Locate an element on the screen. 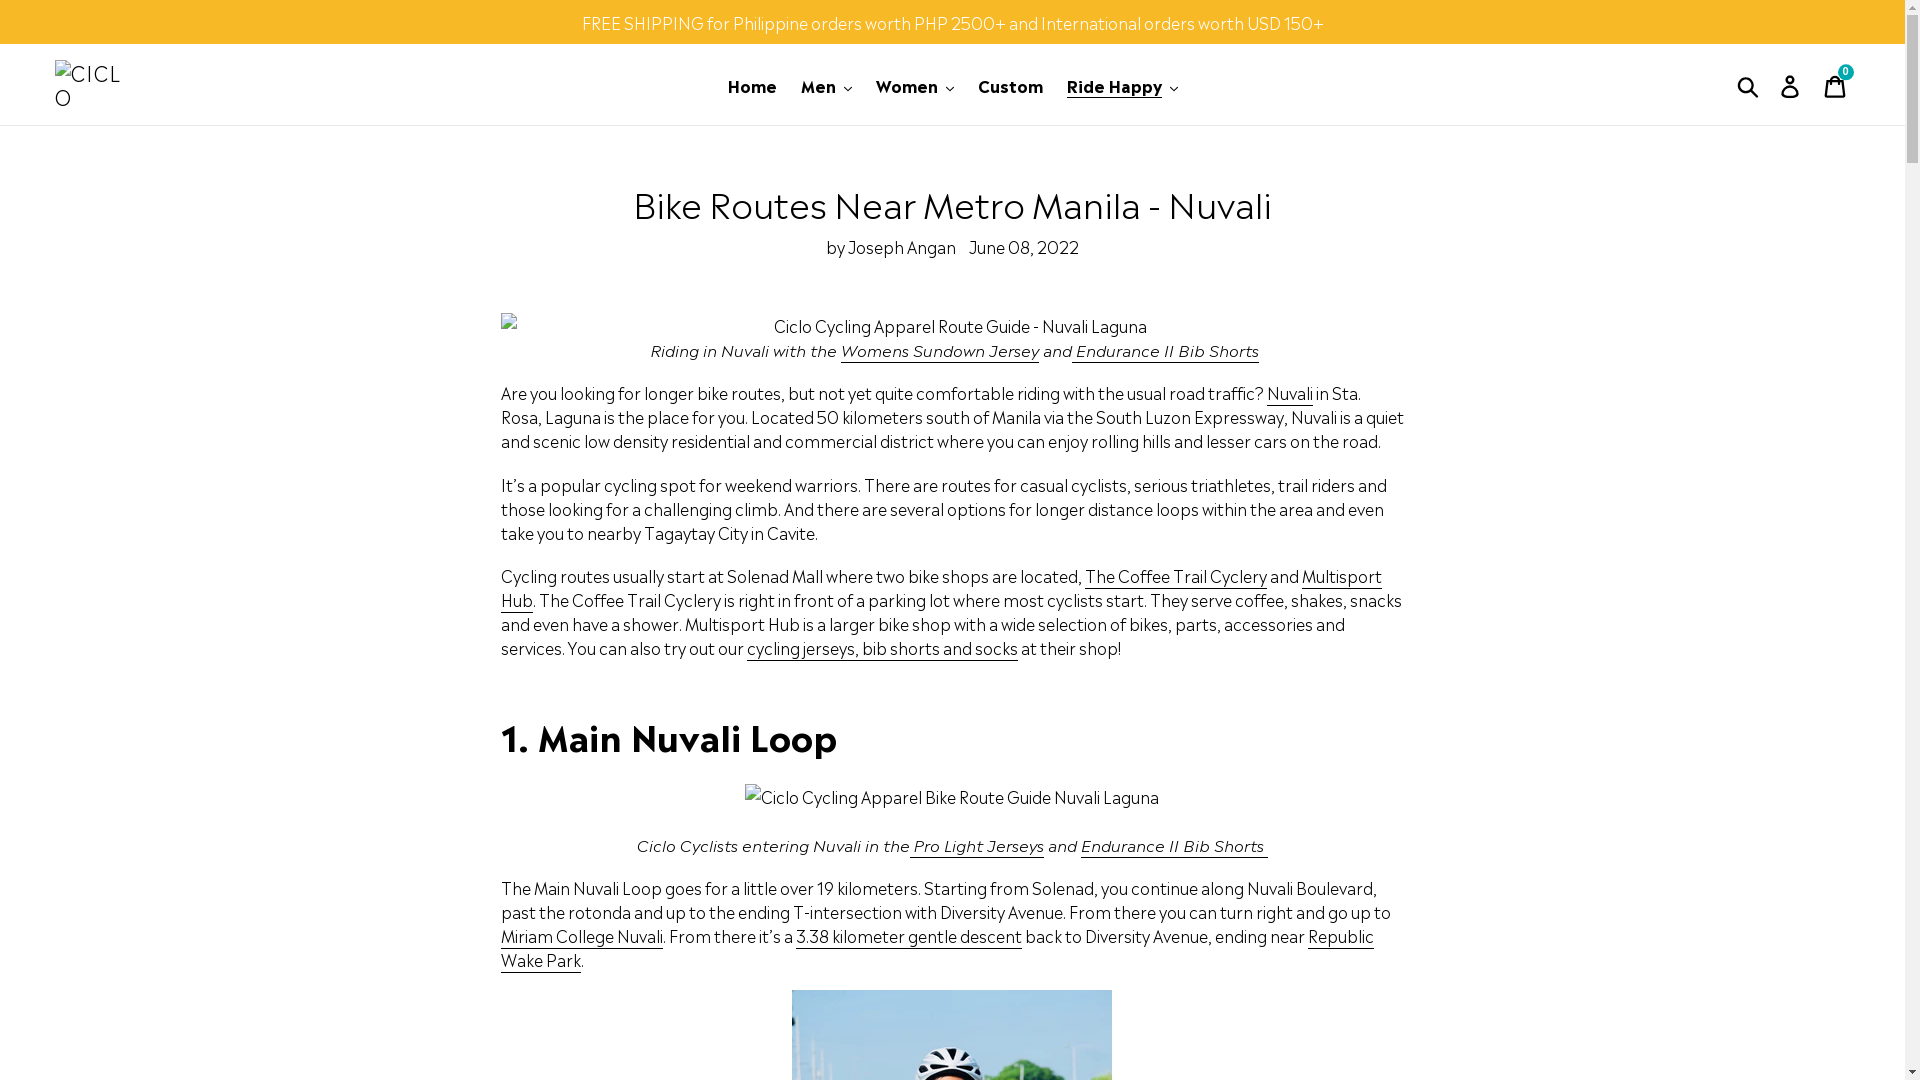  'Miriam College Nuvali' is located at coordinates (500, 936).